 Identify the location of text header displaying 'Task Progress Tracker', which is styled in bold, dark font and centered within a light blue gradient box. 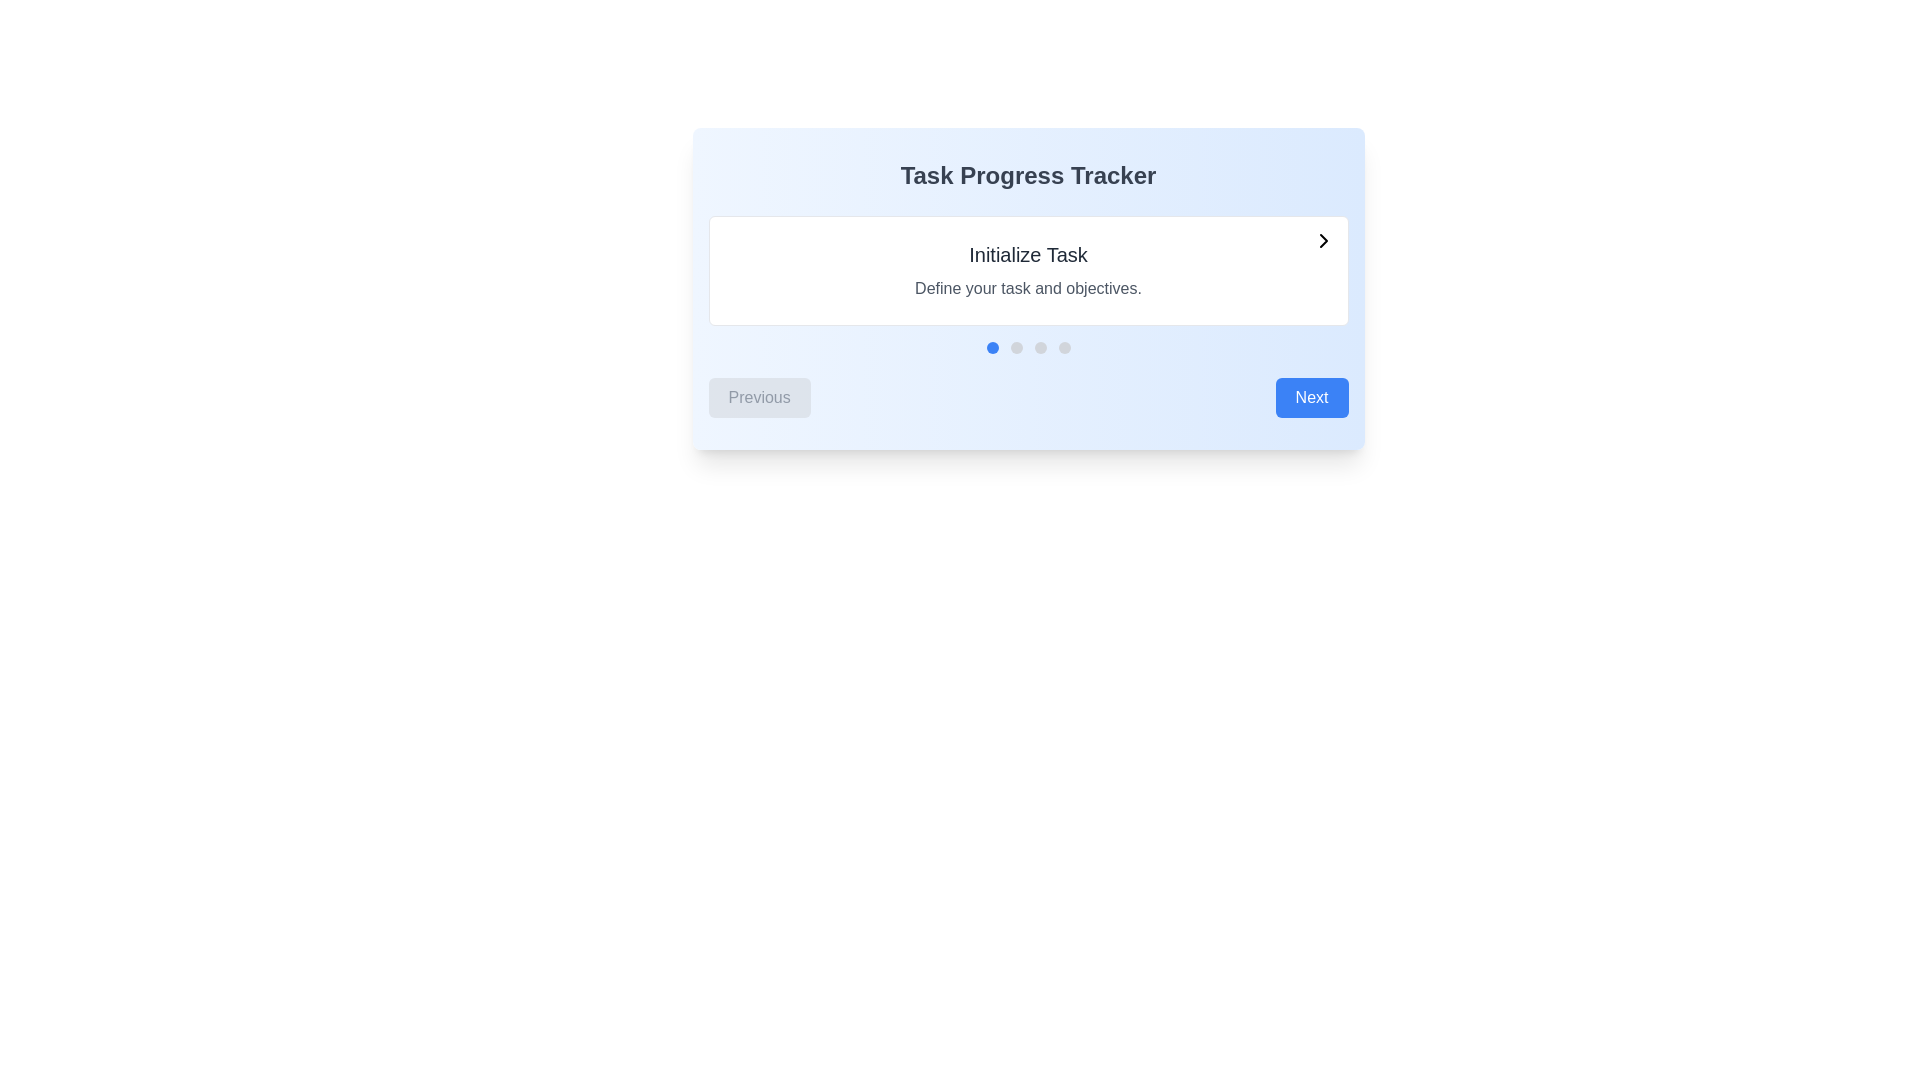
(1028, 175).